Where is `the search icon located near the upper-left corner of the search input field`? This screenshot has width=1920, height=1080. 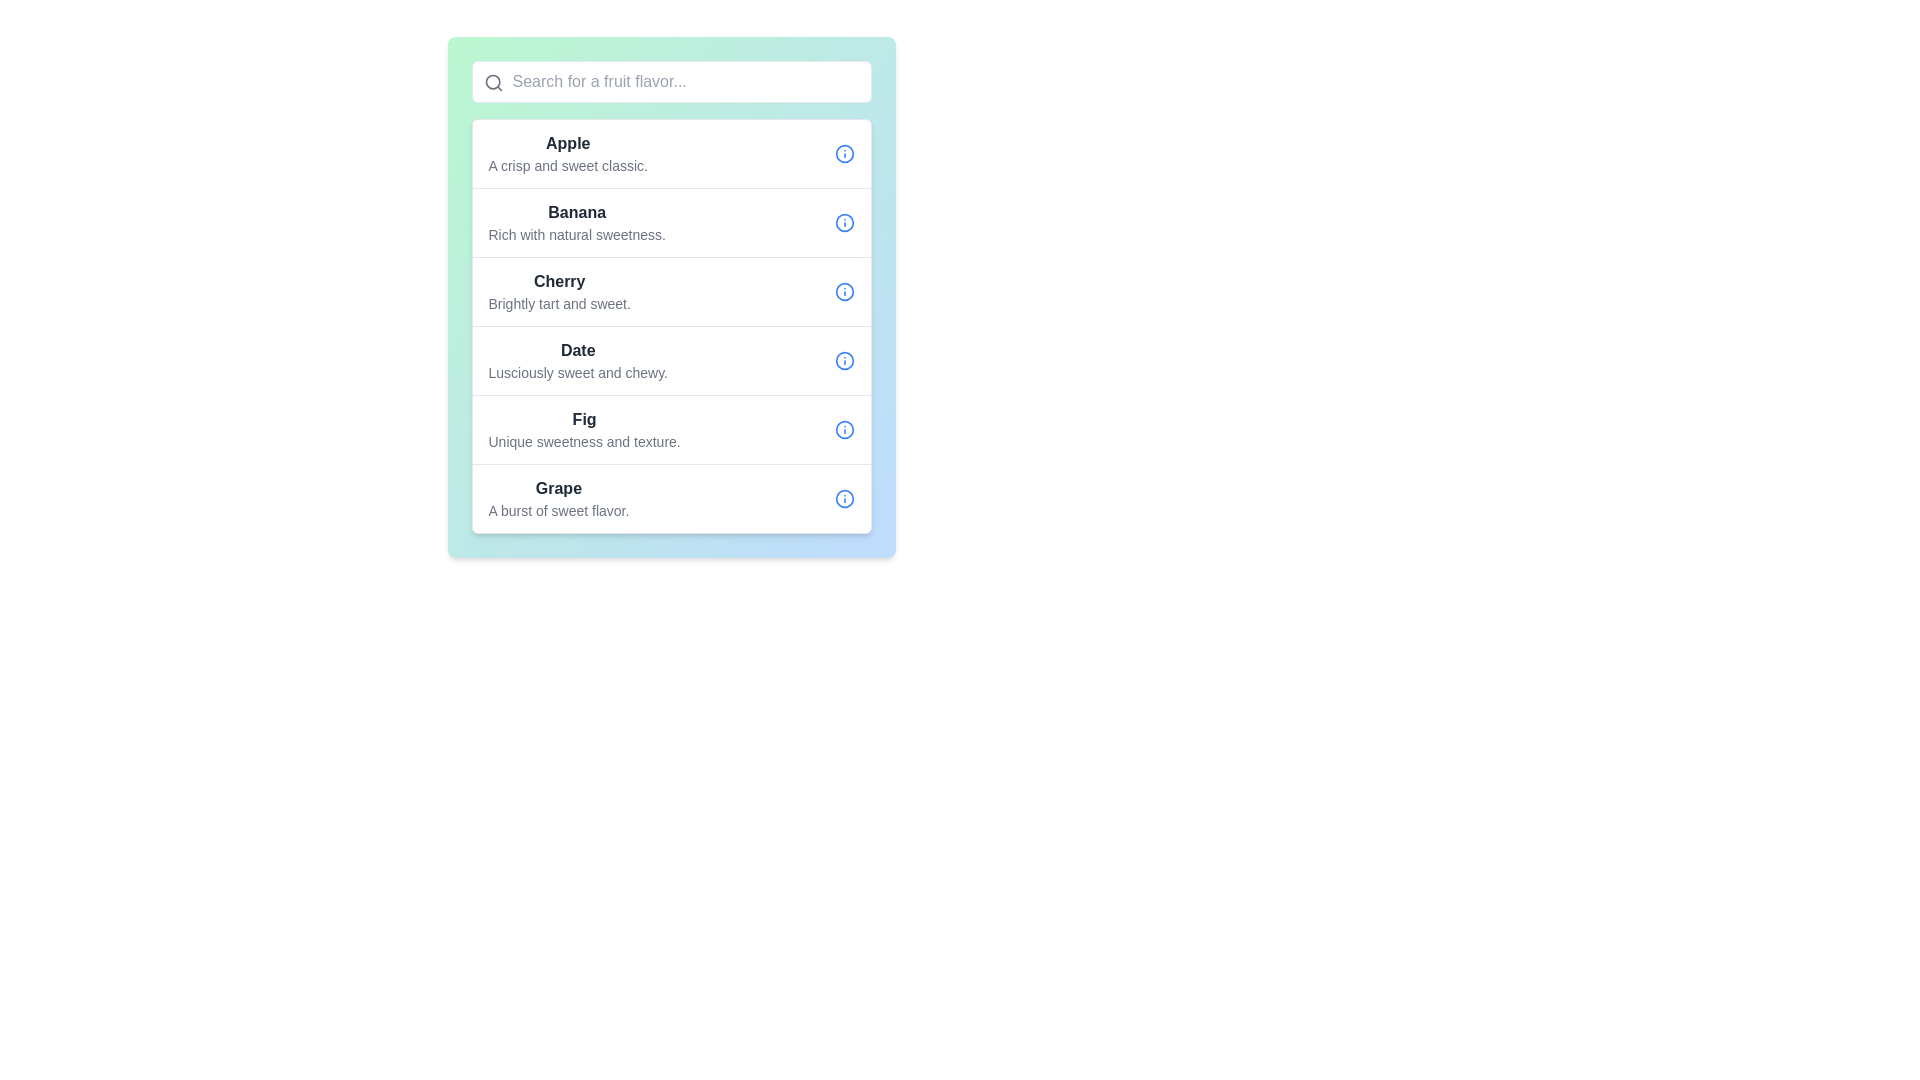 the search icon located near the upper-left corner of the search input field is located at coordinates (493, 82).